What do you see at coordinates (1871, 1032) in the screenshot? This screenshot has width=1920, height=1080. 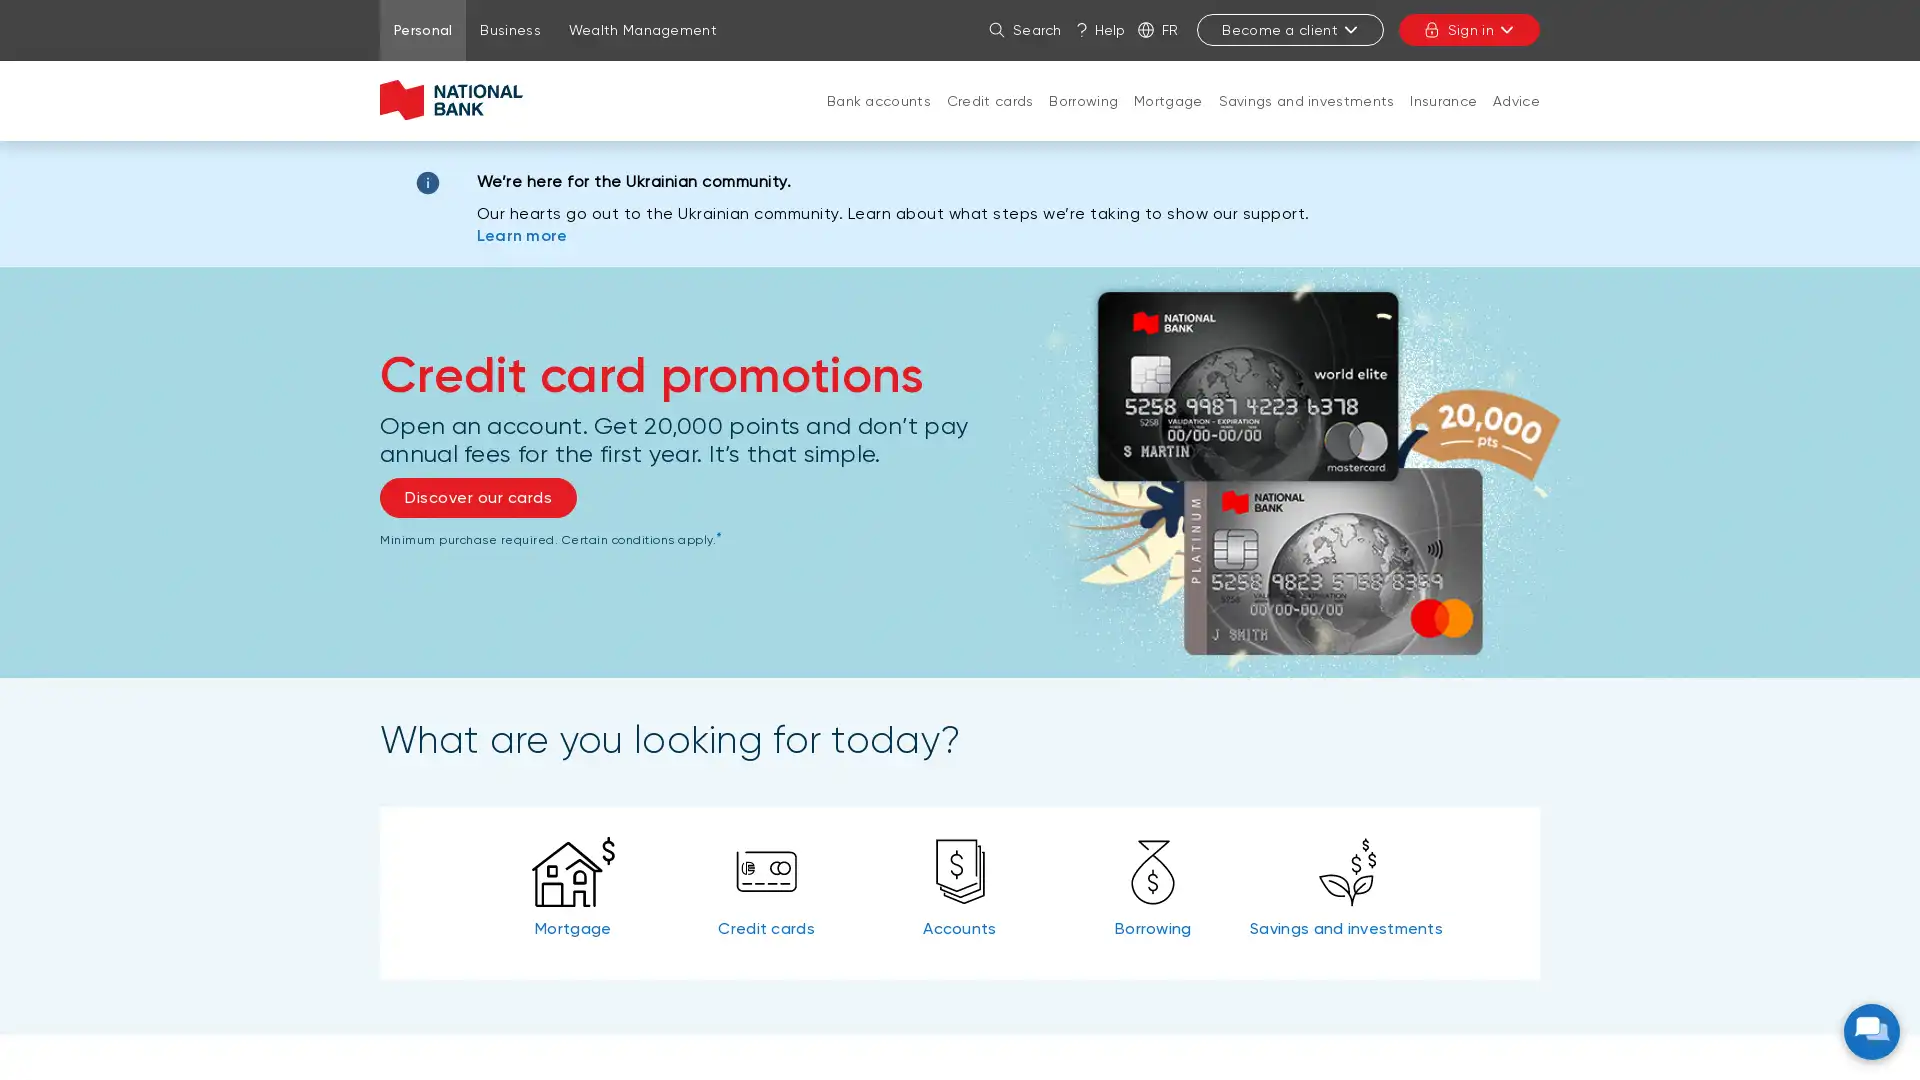 I see `NBC virtual assistant` at bounding box center [1871, 1032].